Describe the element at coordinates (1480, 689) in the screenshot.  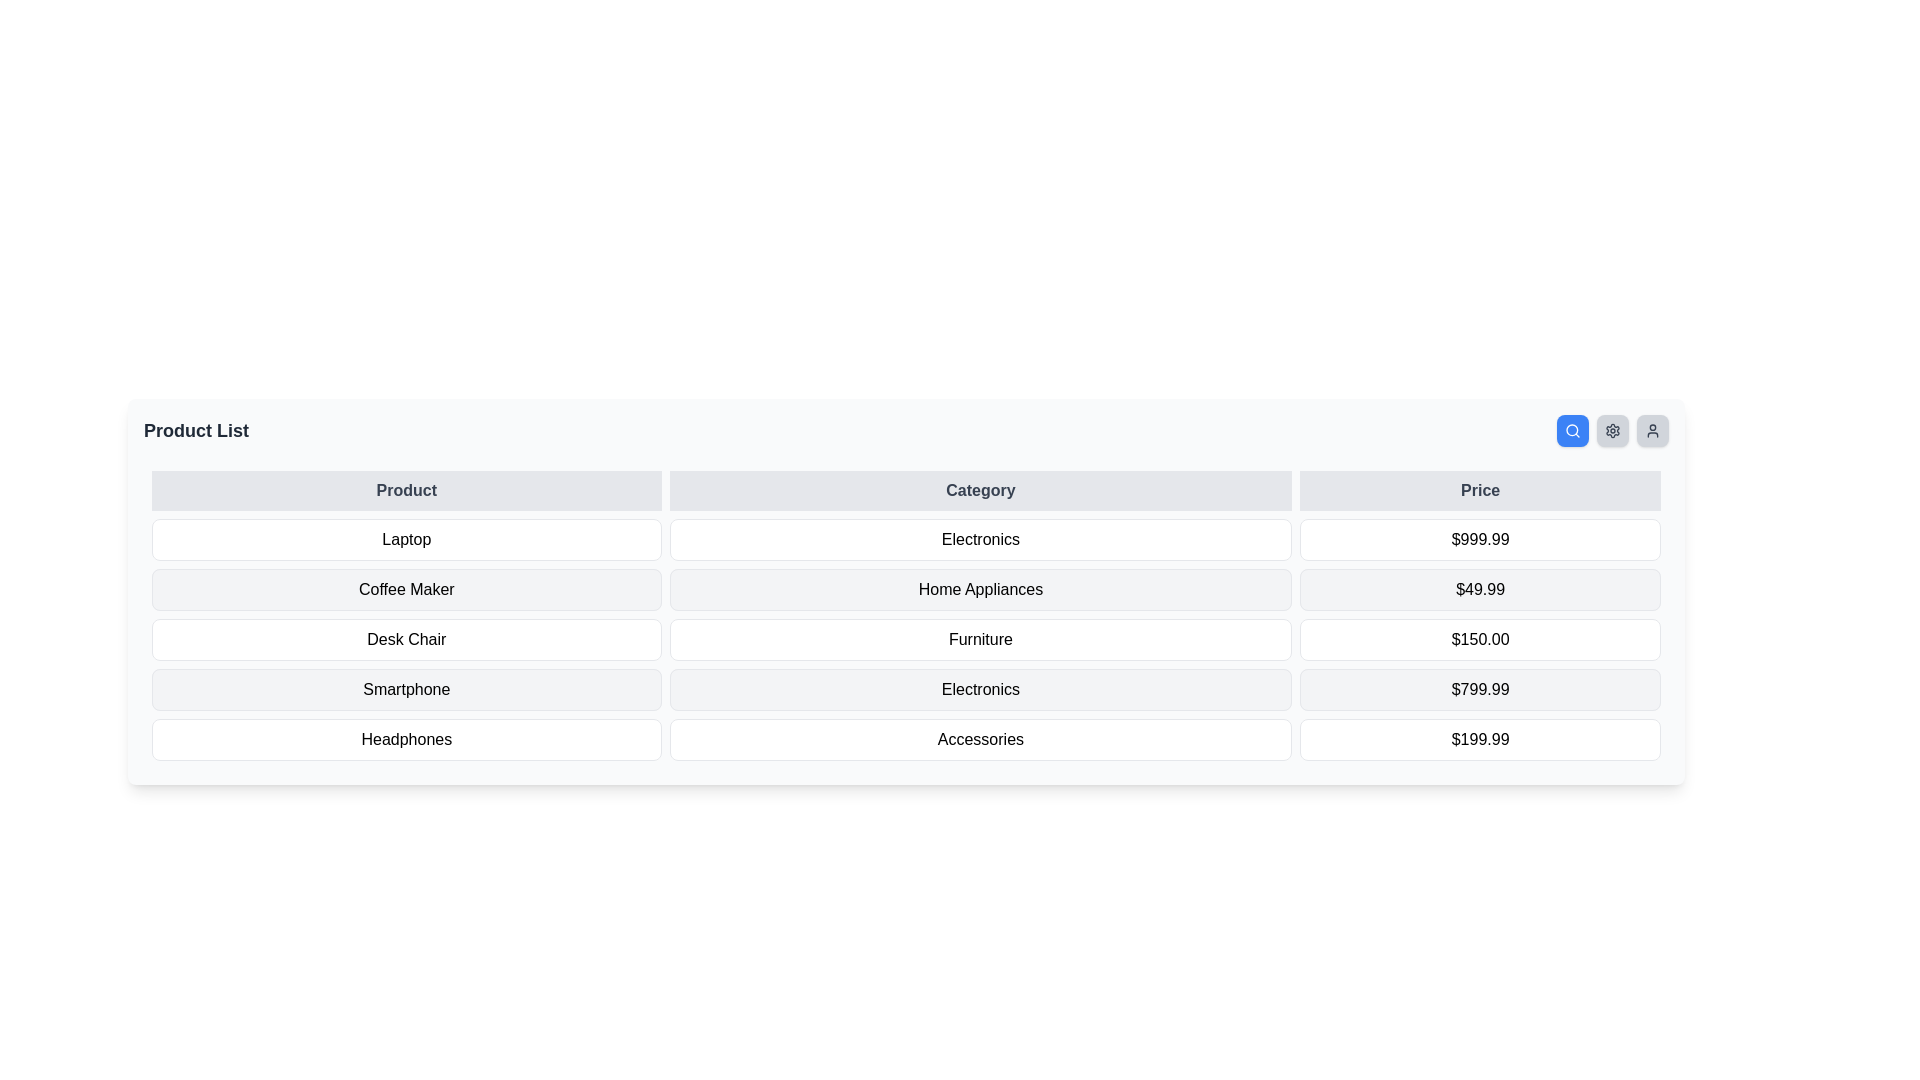
I see `the price label displaying the monetary value for the 'Smartphone' in the third column of the fourth row of the data table` at that location.